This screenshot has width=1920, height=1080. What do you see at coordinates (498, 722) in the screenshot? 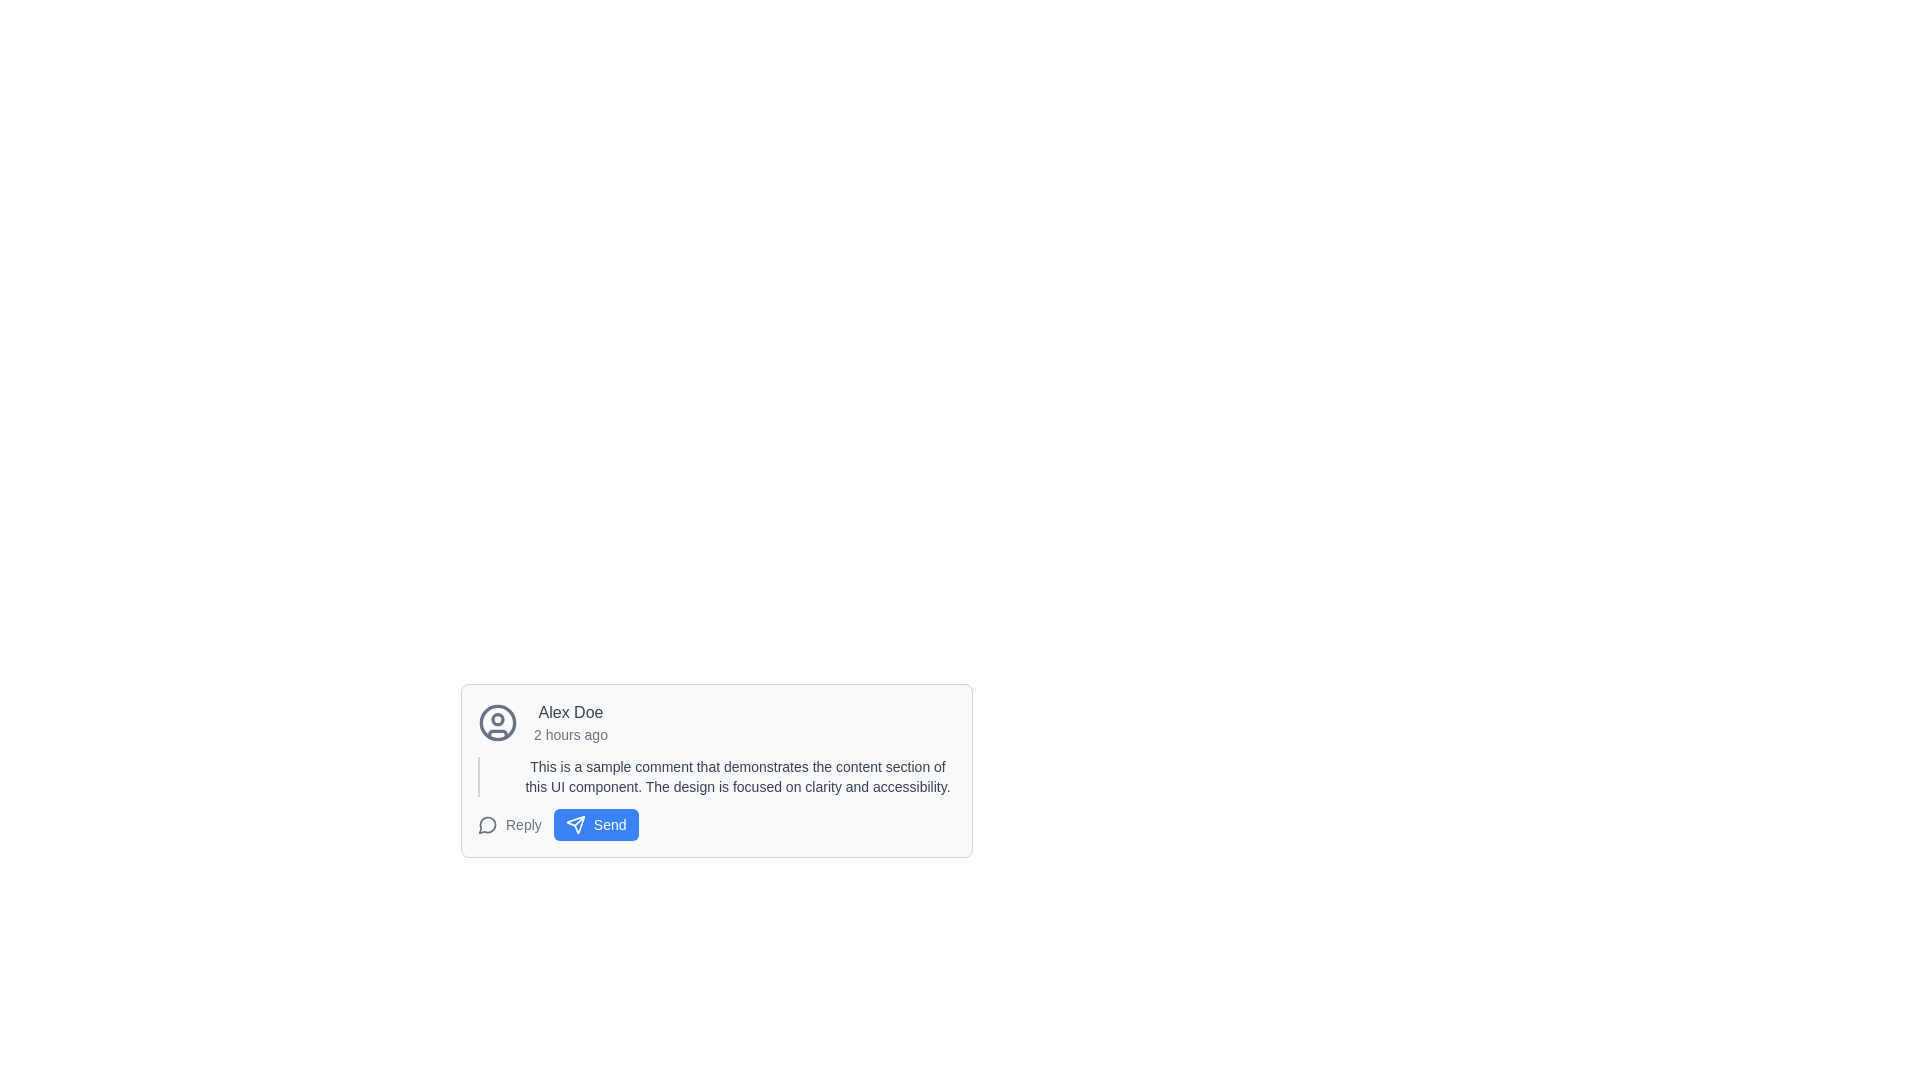
I see `the user profile icon that visually represents the user's avatar, located to the left of the username 'Alex Doe' and the timestamp '2 hours ago'` at bounding box center [498, 722].